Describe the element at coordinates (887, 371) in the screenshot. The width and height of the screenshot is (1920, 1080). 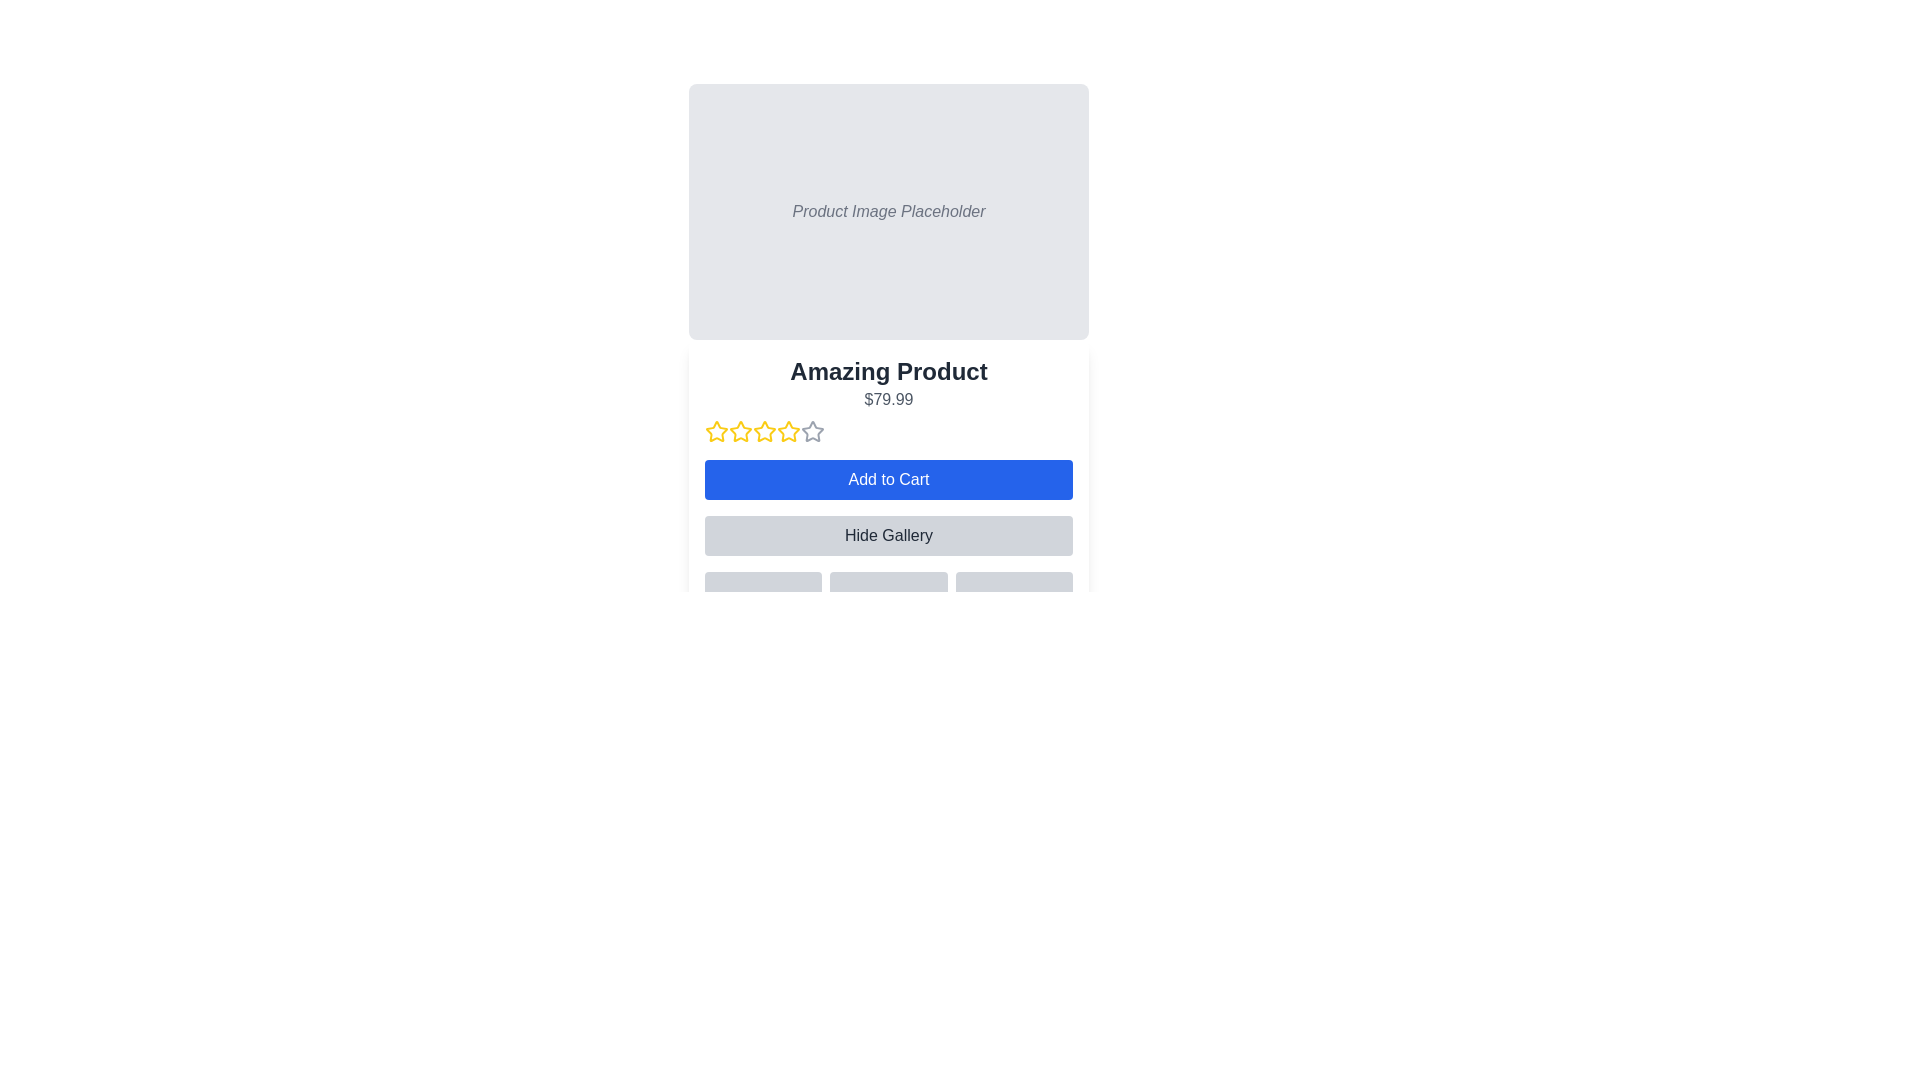
I see `text from the Text Label displaying 'Amazing Product', which is bold and large, located above the price display and below the product image placeholder` at that location.